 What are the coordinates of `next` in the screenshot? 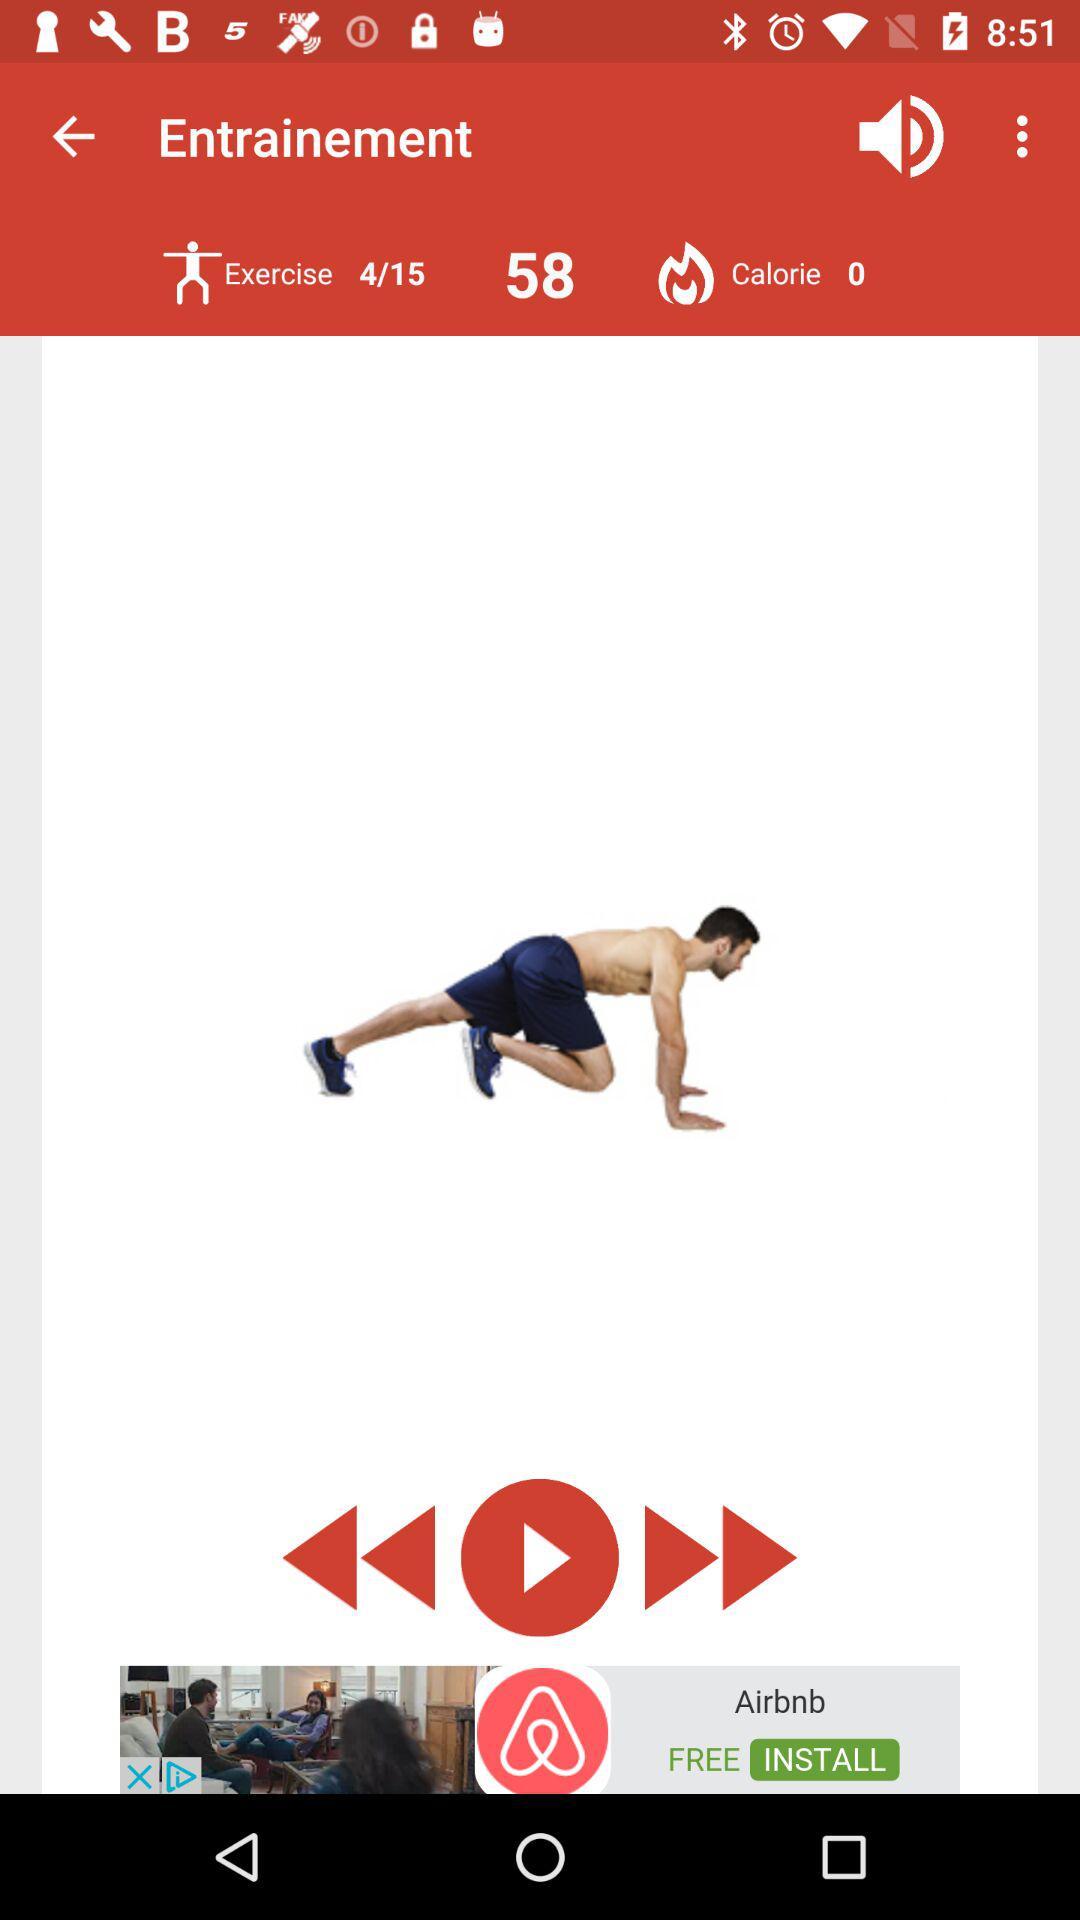 It's located at (721, 1556).